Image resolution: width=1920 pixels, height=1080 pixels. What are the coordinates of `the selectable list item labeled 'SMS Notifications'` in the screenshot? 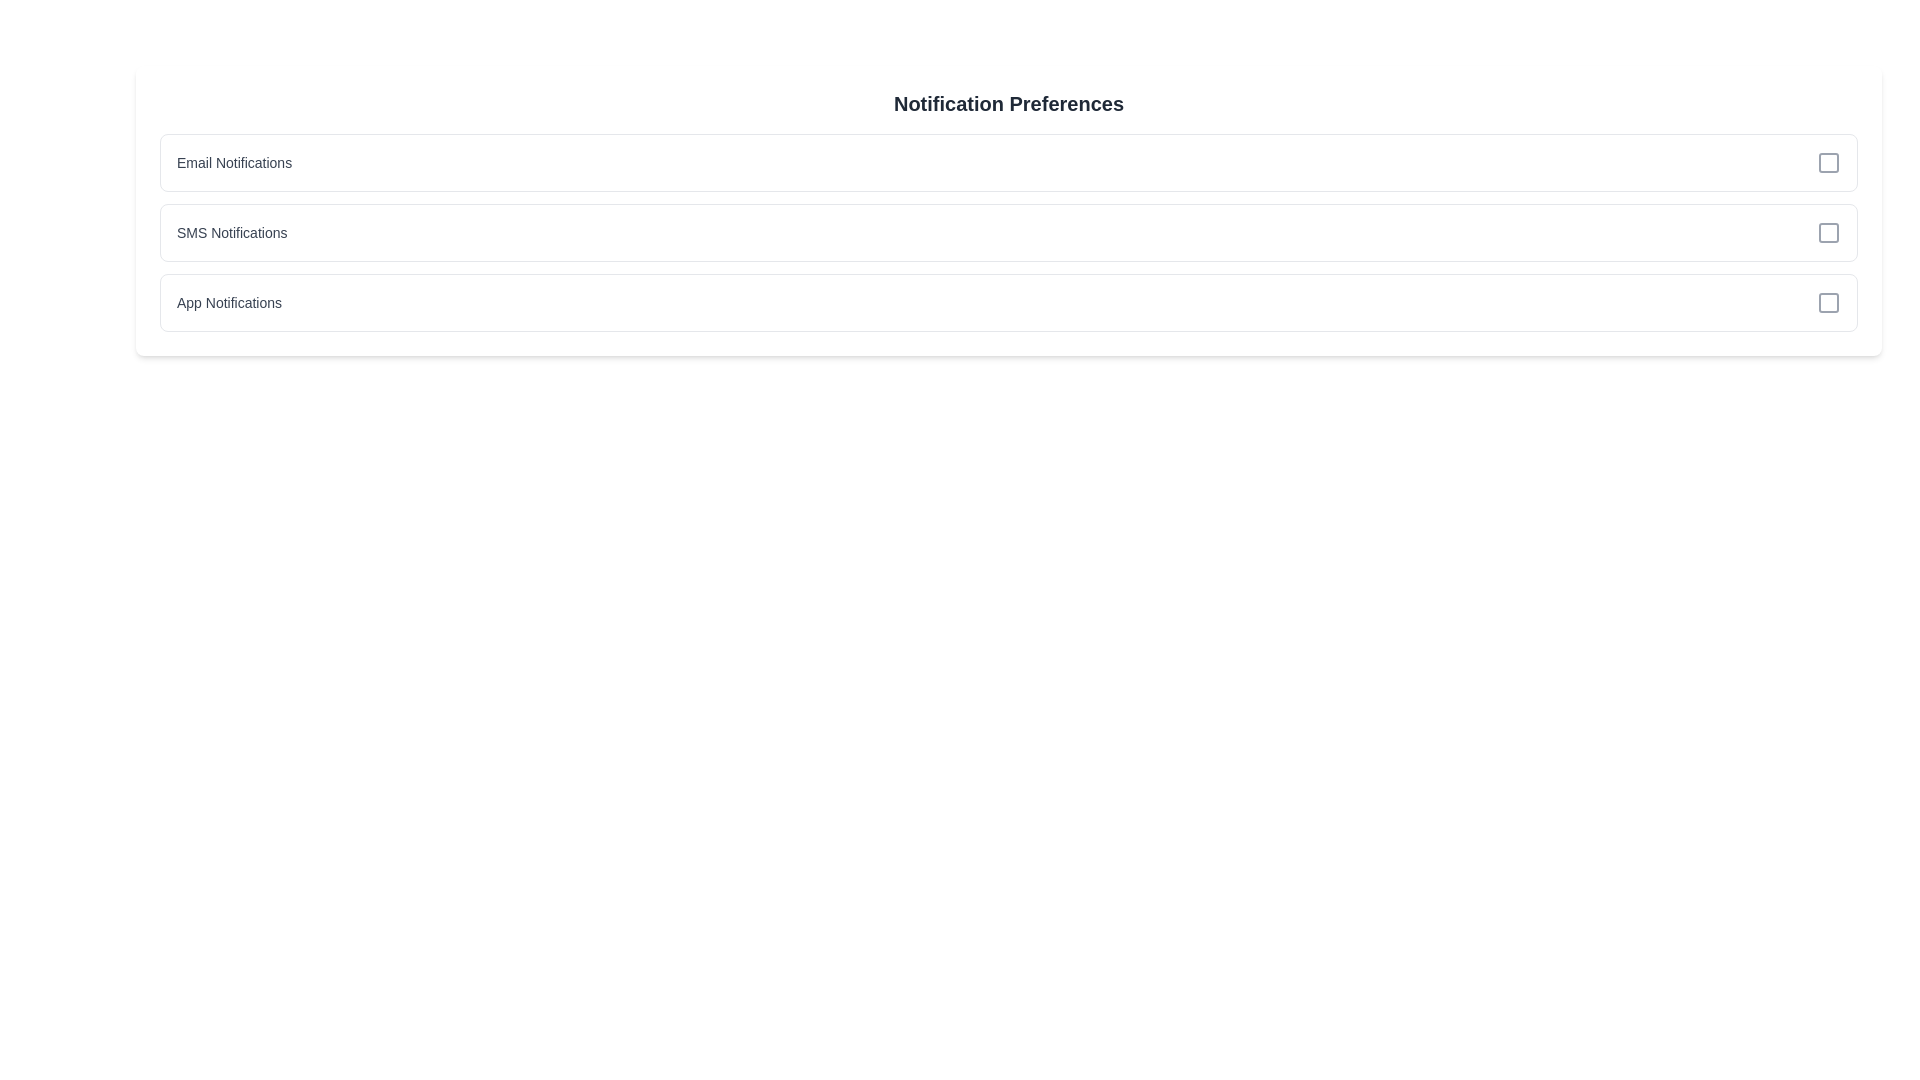 It's located at (1008, 231).